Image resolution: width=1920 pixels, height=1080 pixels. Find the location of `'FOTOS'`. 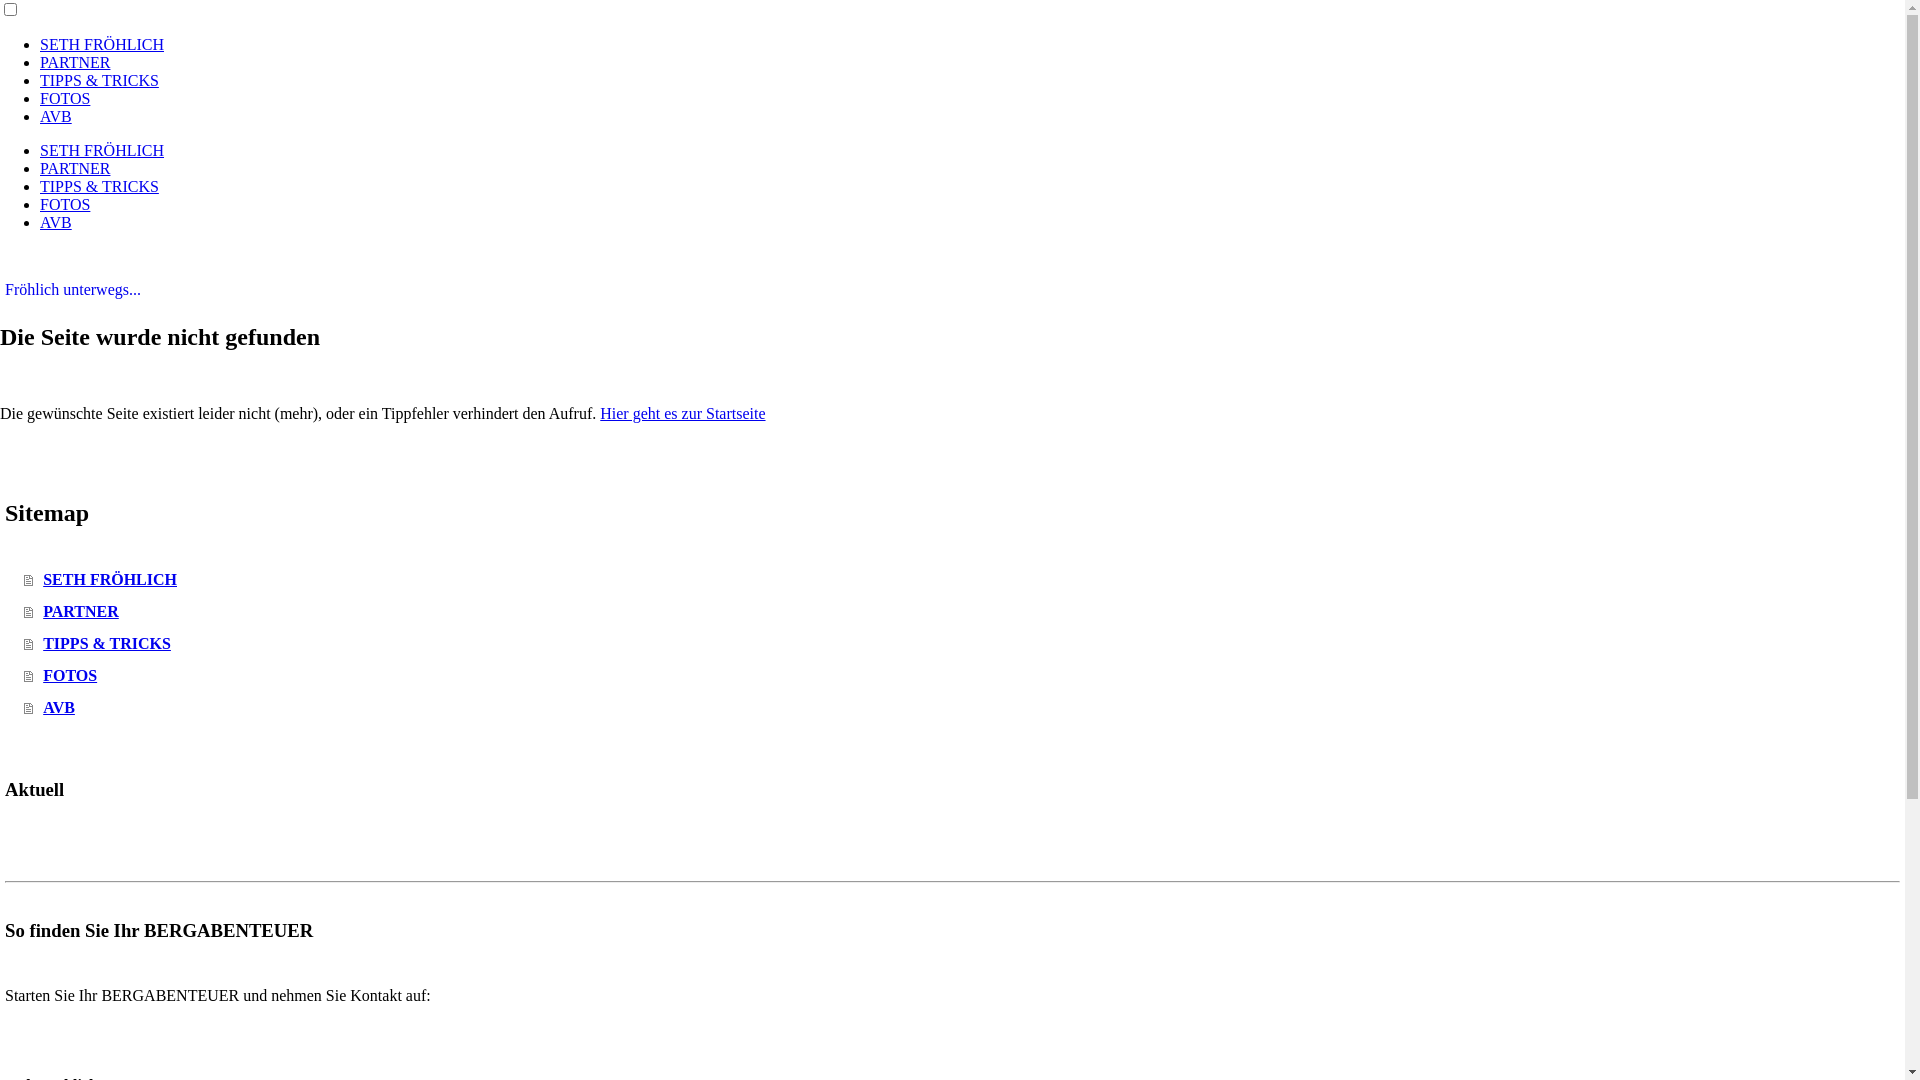

'FOTOS' is located at coordinates (65, 204).